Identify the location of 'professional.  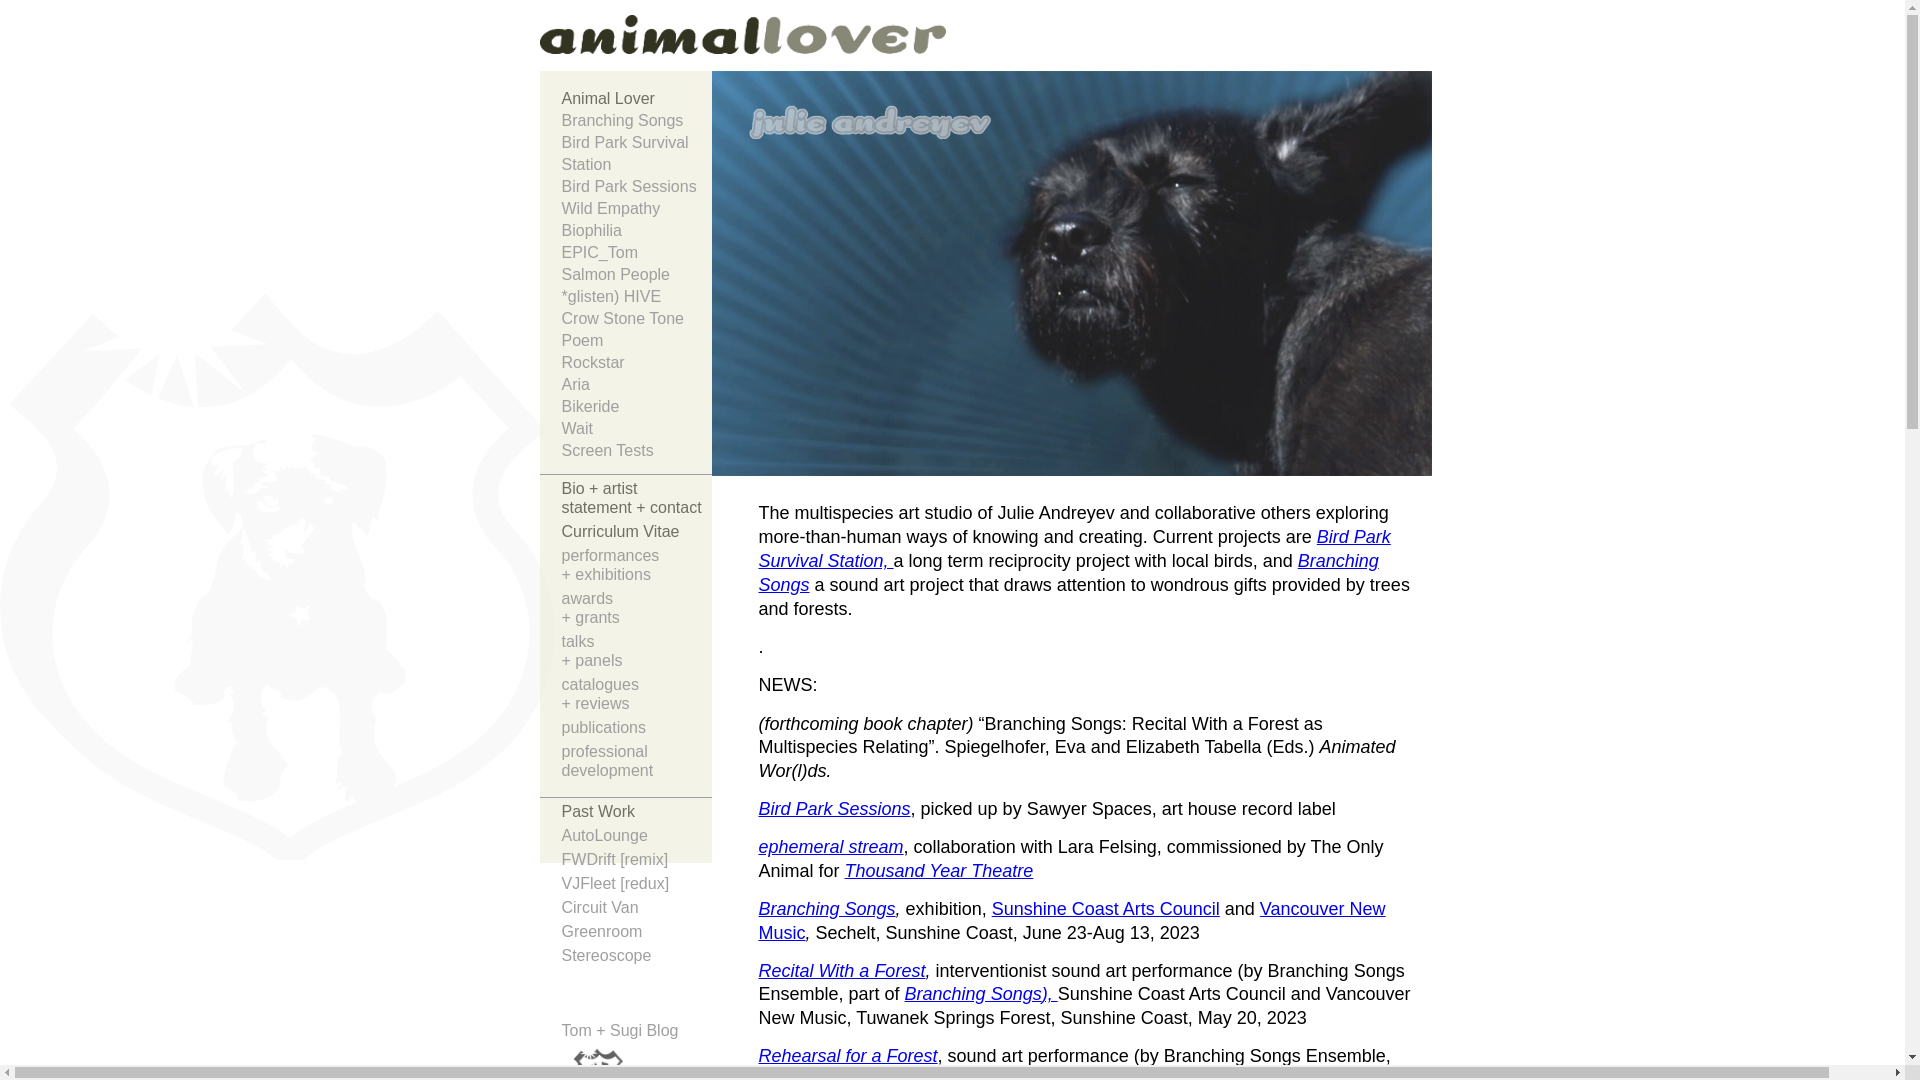
(636, 763).